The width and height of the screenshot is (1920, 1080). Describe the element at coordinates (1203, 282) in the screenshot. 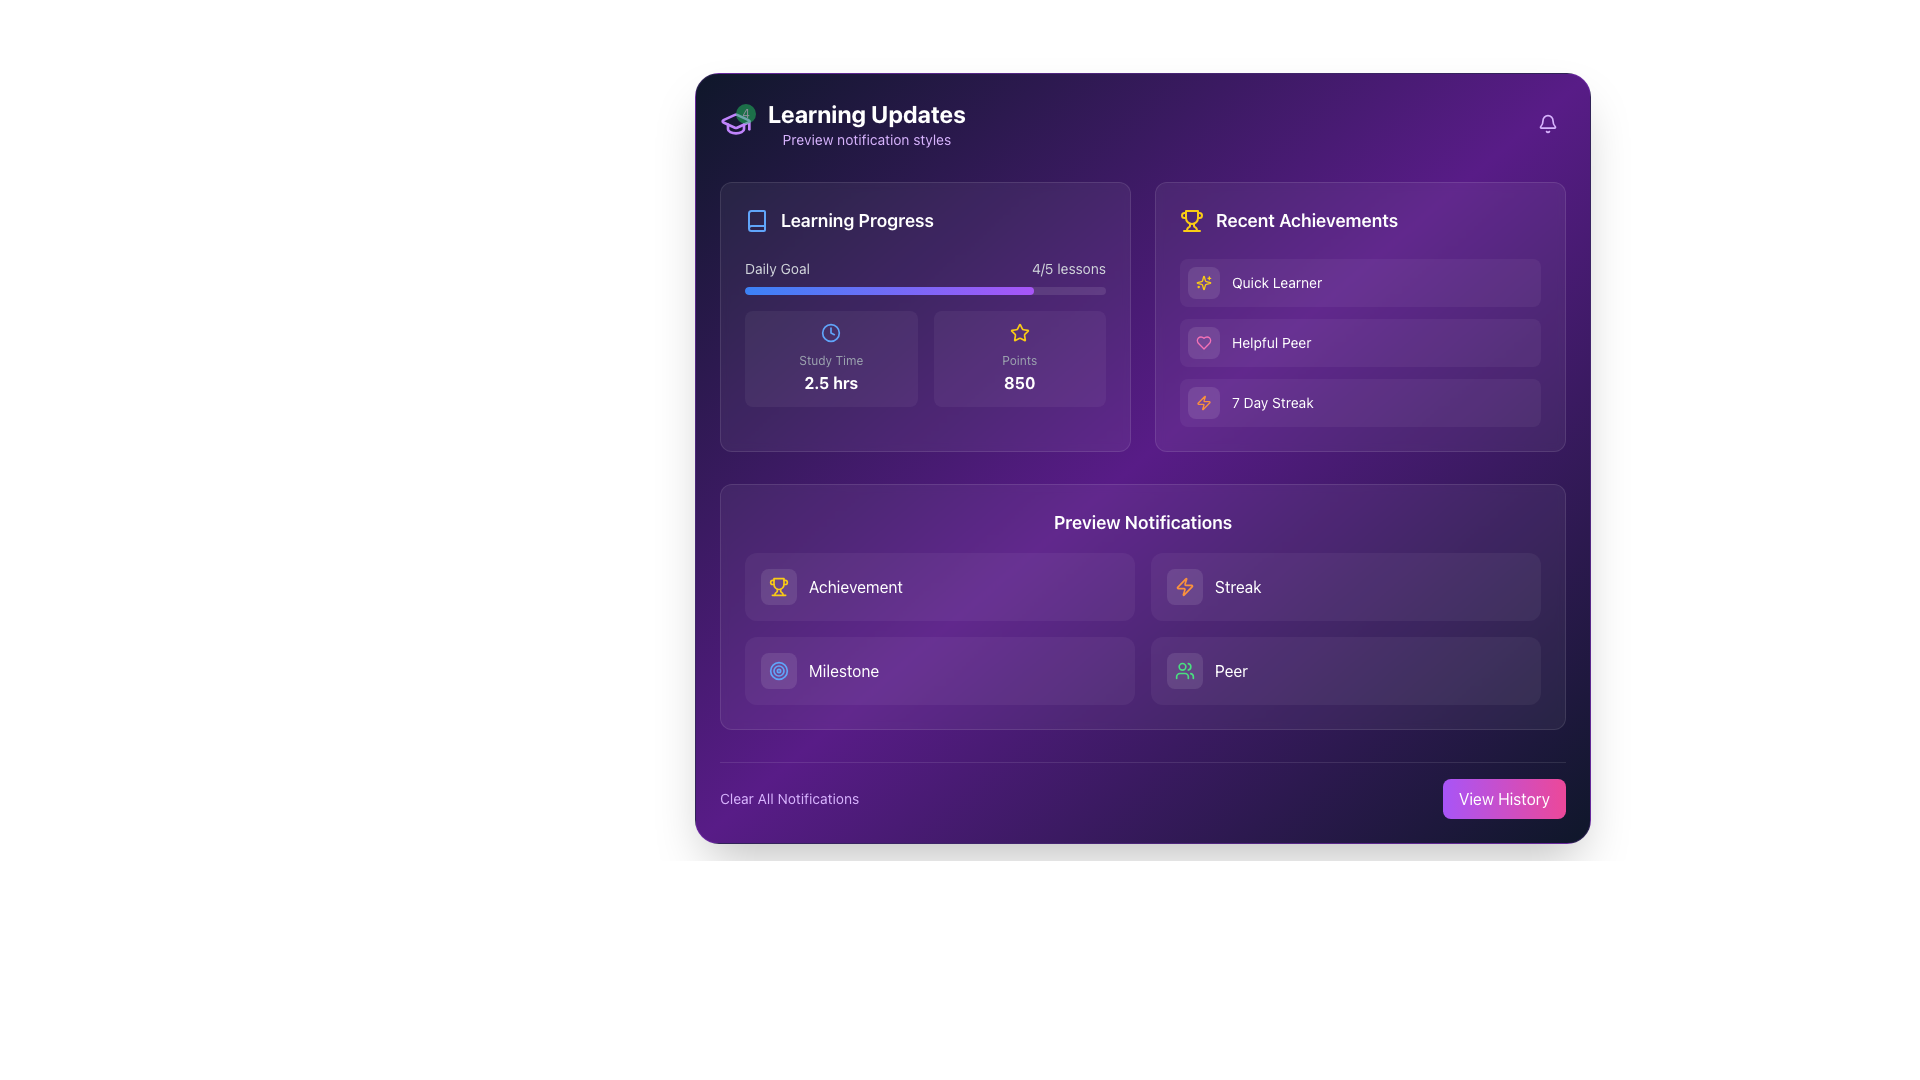

I see `the leftmost Achievement icon in the 'Recent Achievements' section, aligned with the text 'Quick Learner', to get more information about the achievement` at that location.